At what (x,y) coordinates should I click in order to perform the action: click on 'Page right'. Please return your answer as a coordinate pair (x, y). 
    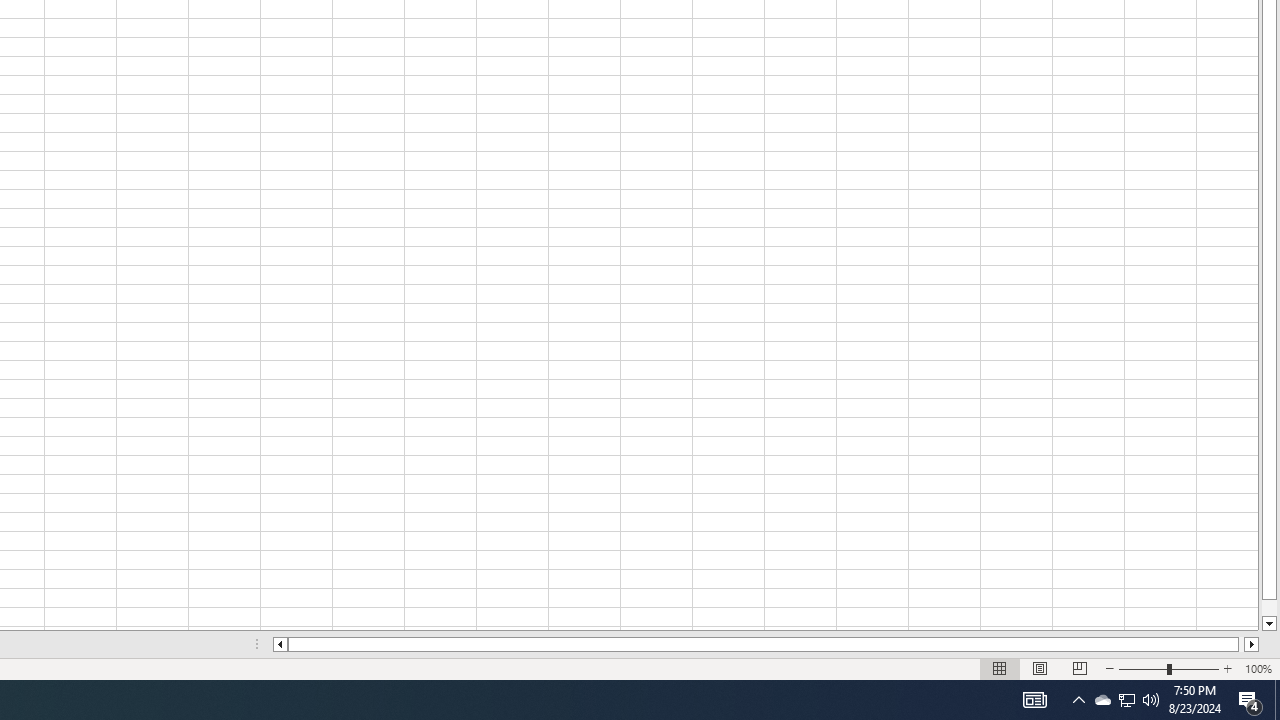
    Looking at the image, I should click on (1240, 644).